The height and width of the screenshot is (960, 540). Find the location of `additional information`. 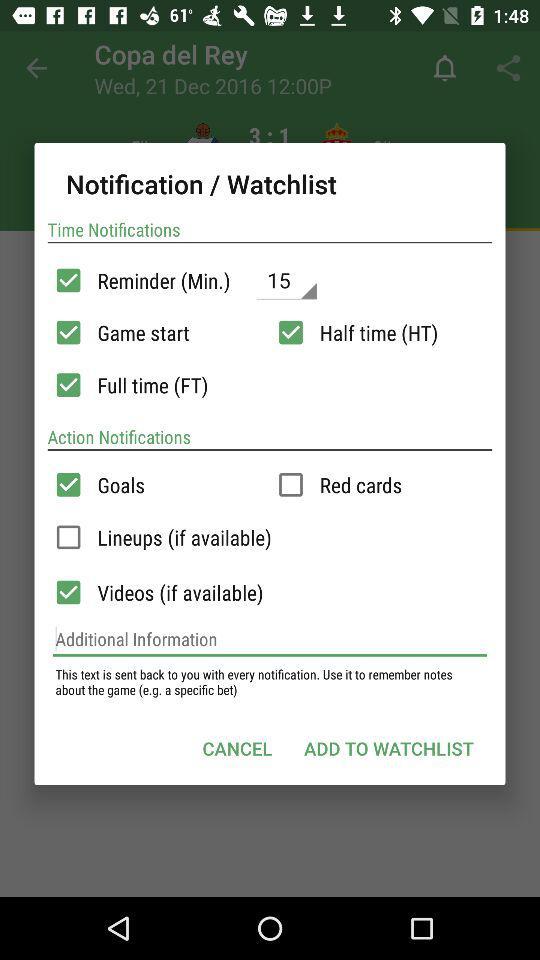

additional information is located at coordinates (270, 638).